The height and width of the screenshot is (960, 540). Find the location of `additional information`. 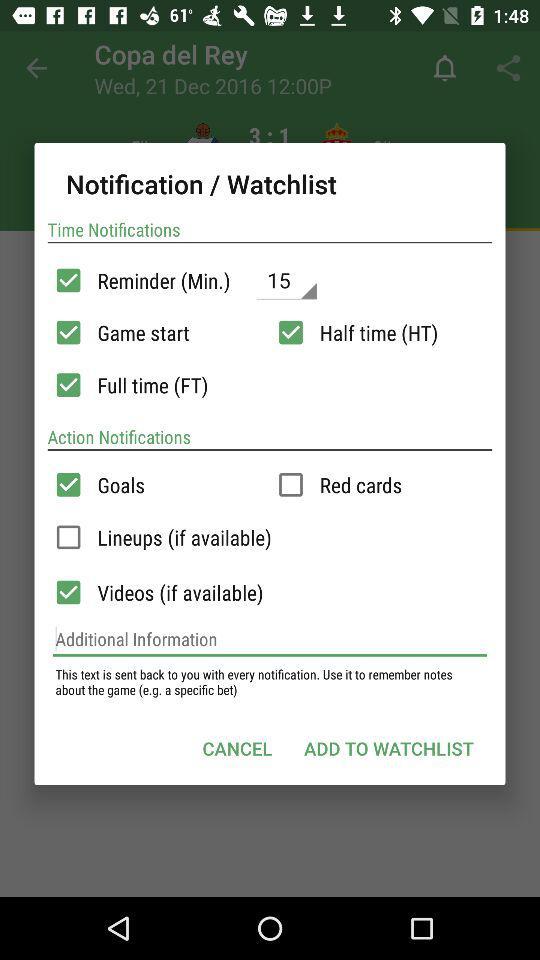

additional information is located at coordinates (270, 638).